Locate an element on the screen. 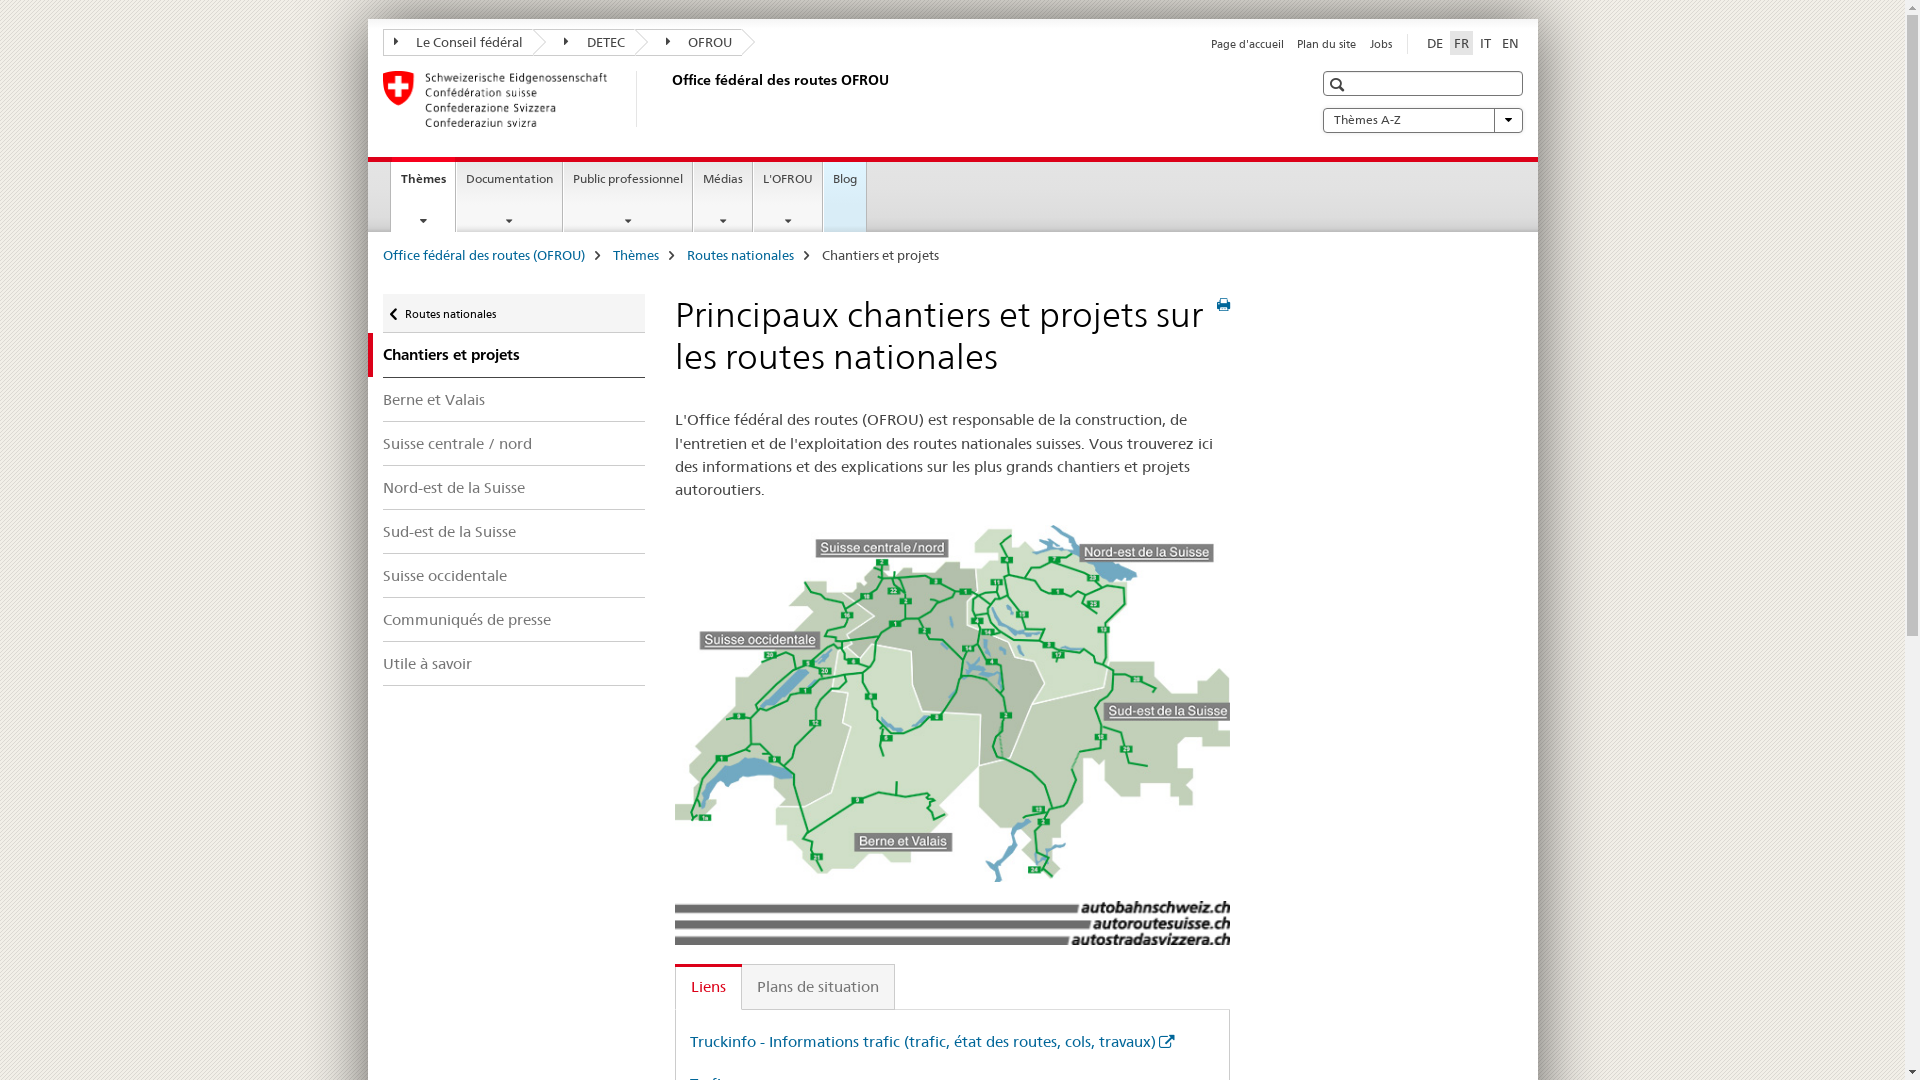  'Routes nationales' is located at coordinates (738, 253).